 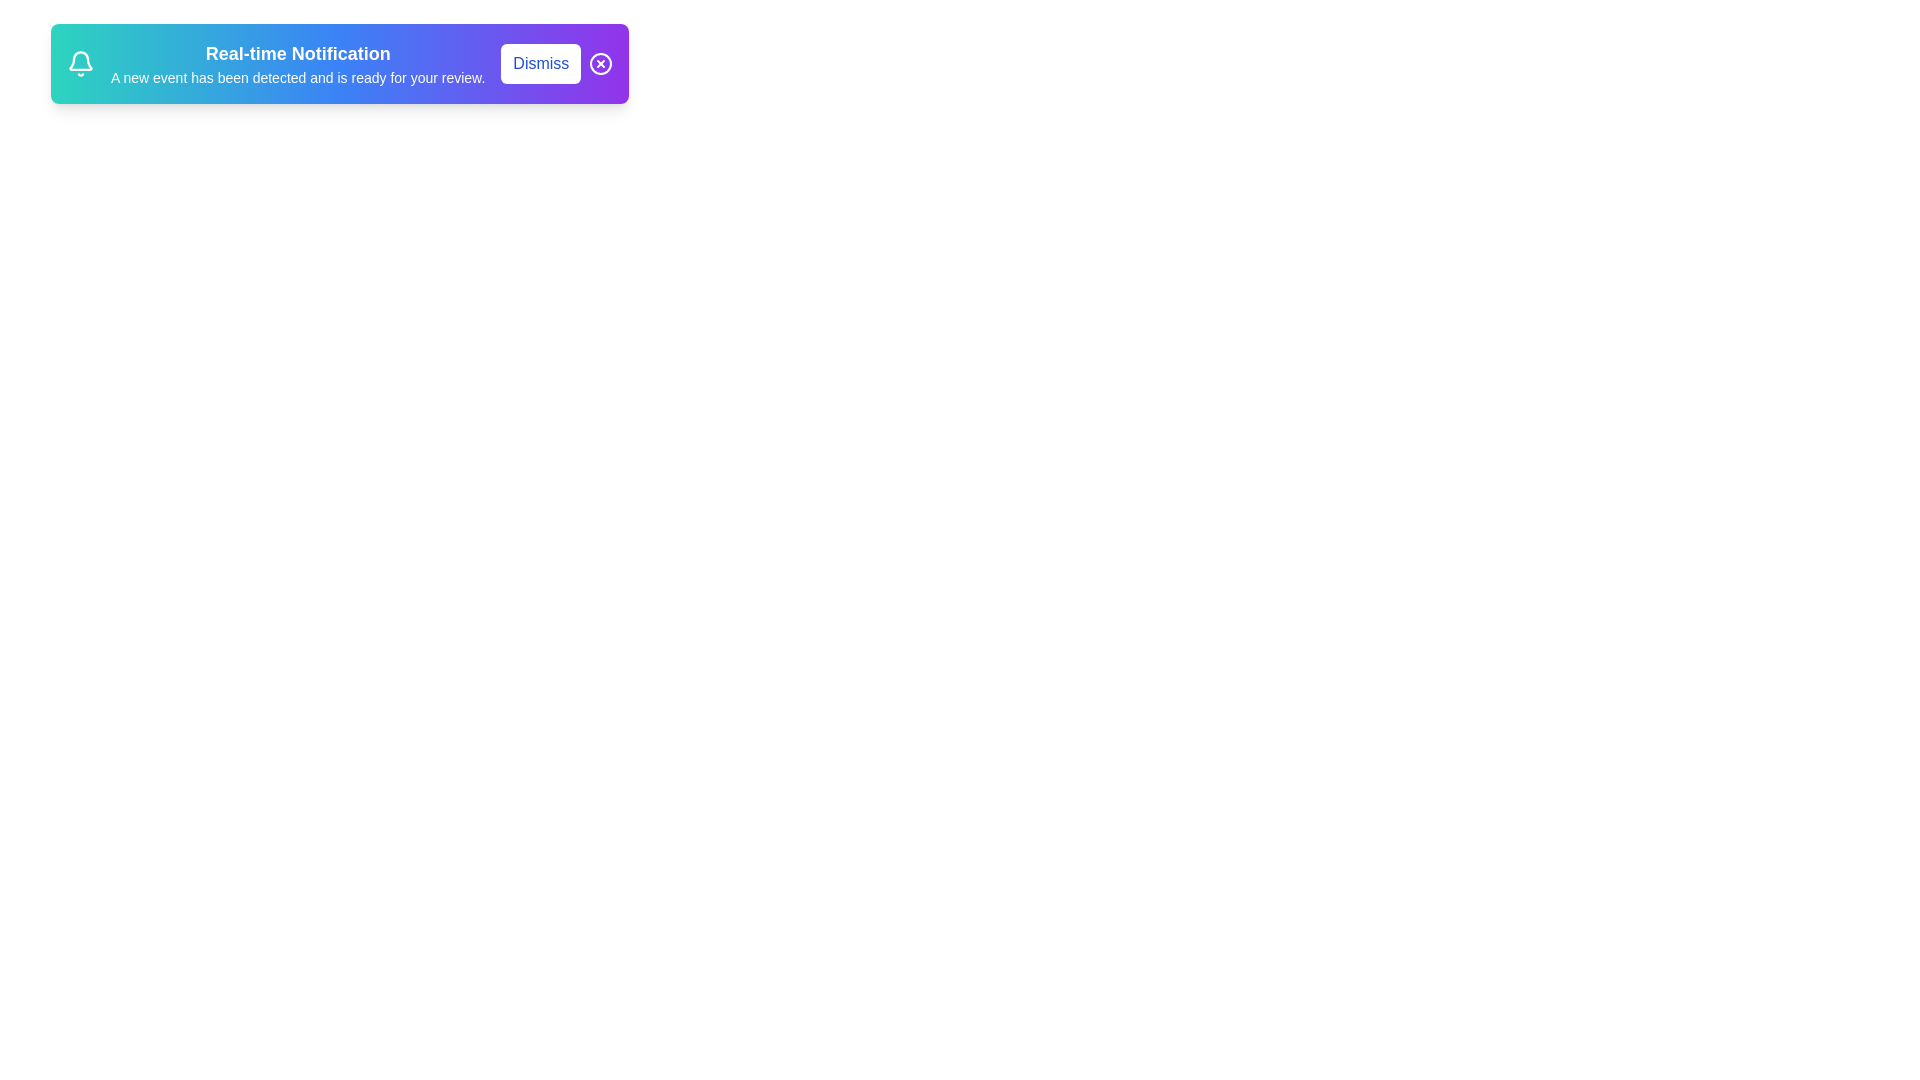 I want to click on the notification icon to interact with it, so click(x=80, y=63).